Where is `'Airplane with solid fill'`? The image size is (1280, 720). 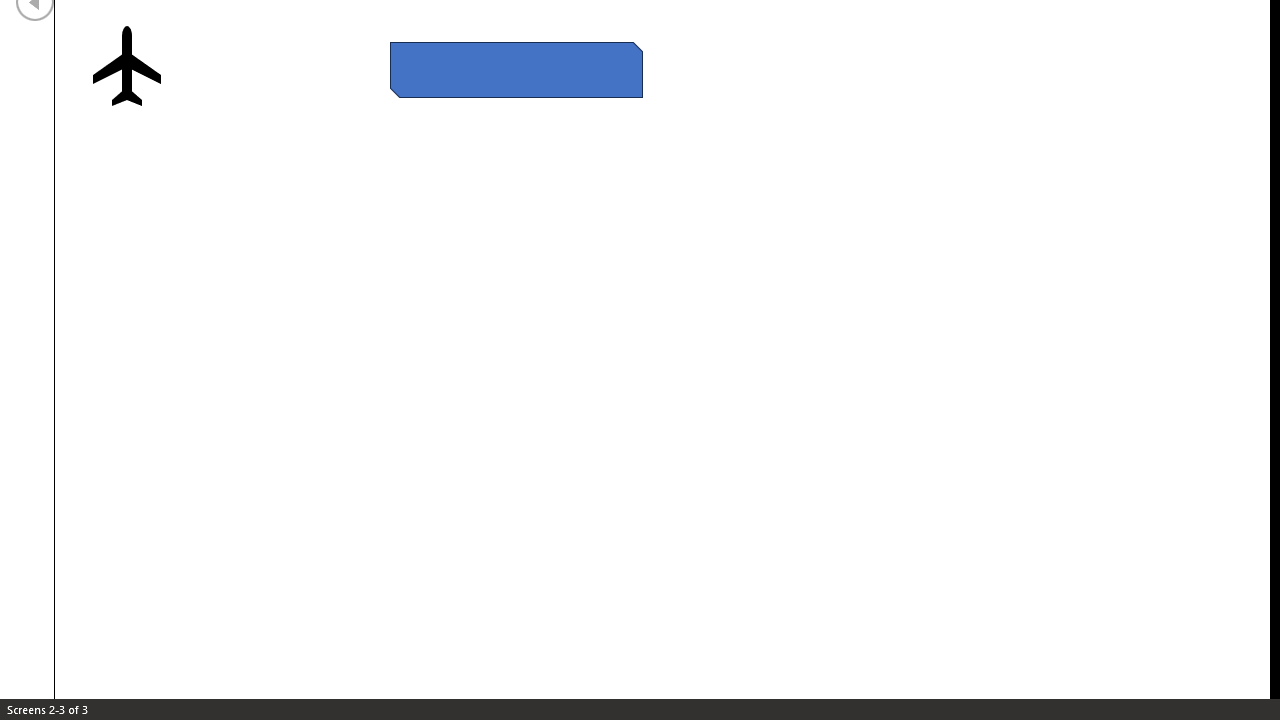 'Airplane with solid fill' is located at coordinates (125, 64).